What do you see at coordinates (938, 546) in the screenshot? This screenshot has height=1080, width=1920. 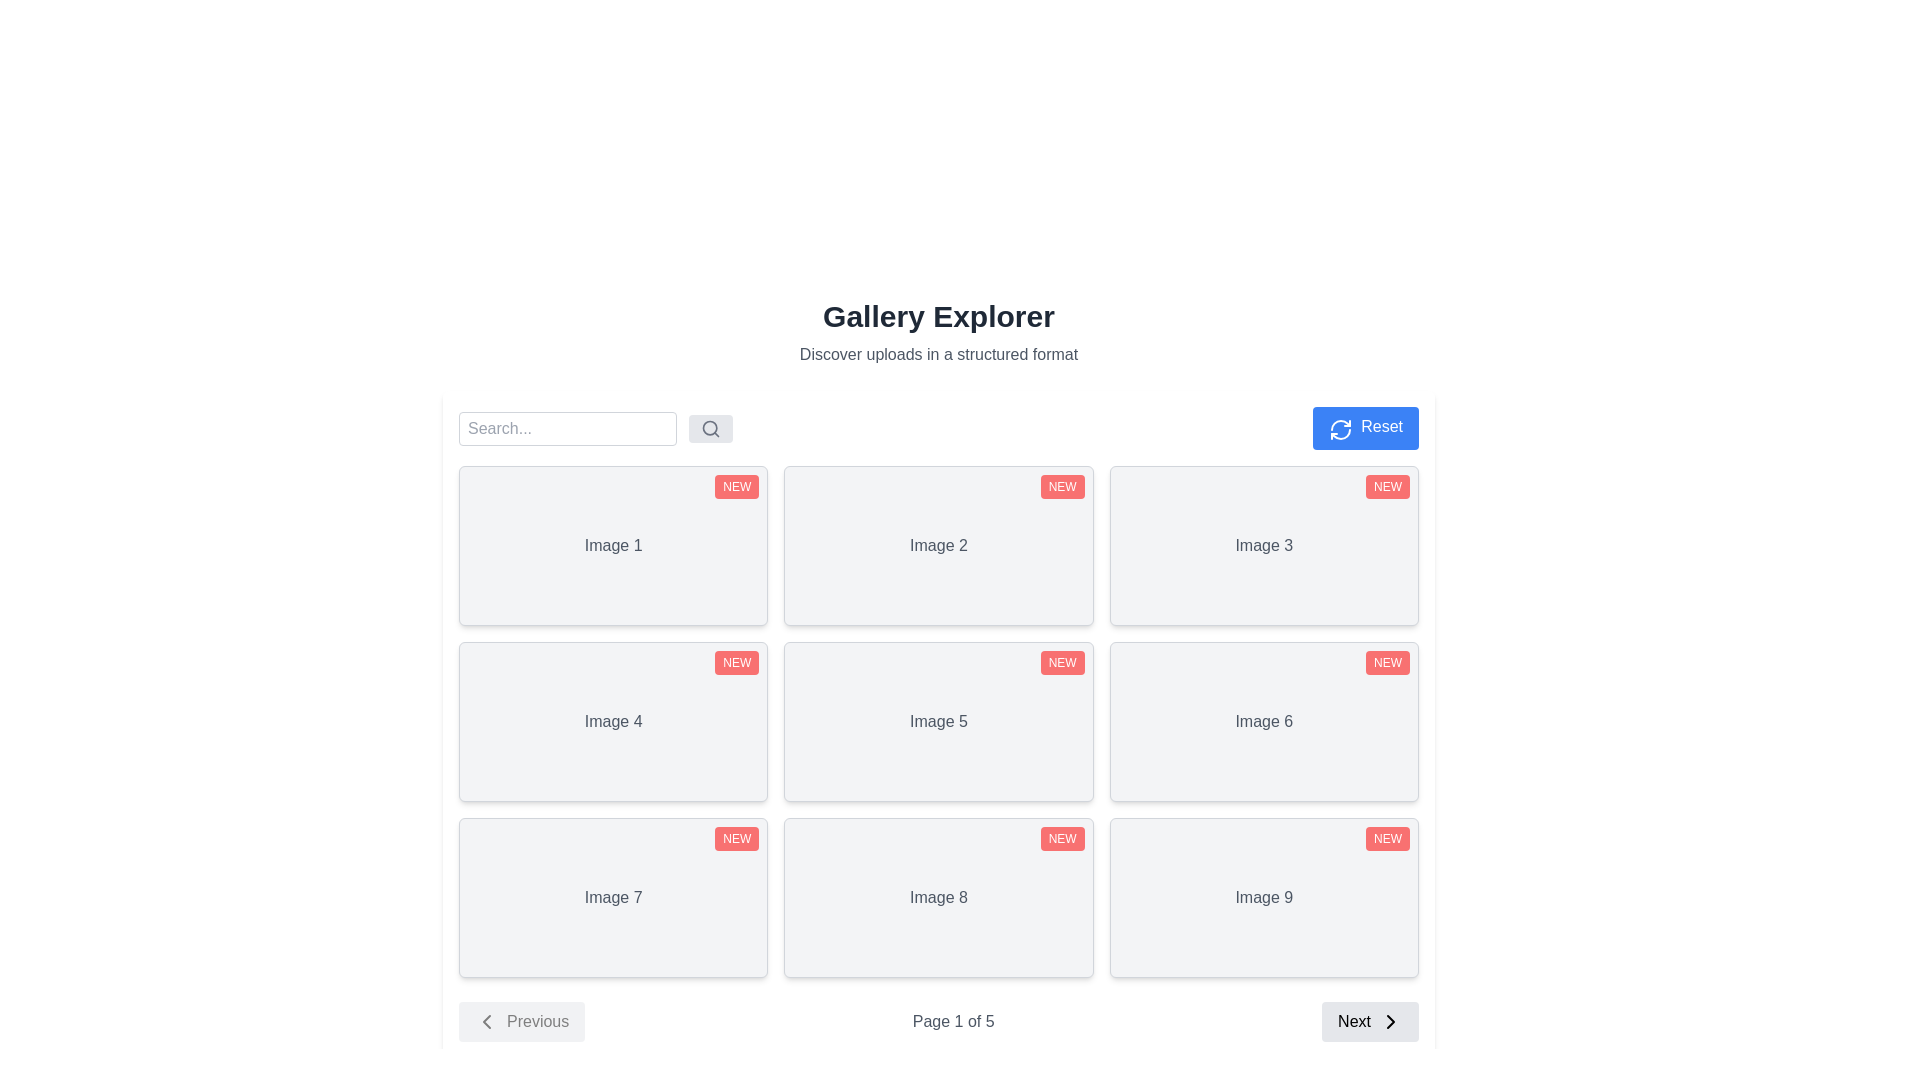 I see `text label that says 'Image 2' located in the center of the card with 'NEW' badge at the top-right corner` at bounding box center [938, 546].